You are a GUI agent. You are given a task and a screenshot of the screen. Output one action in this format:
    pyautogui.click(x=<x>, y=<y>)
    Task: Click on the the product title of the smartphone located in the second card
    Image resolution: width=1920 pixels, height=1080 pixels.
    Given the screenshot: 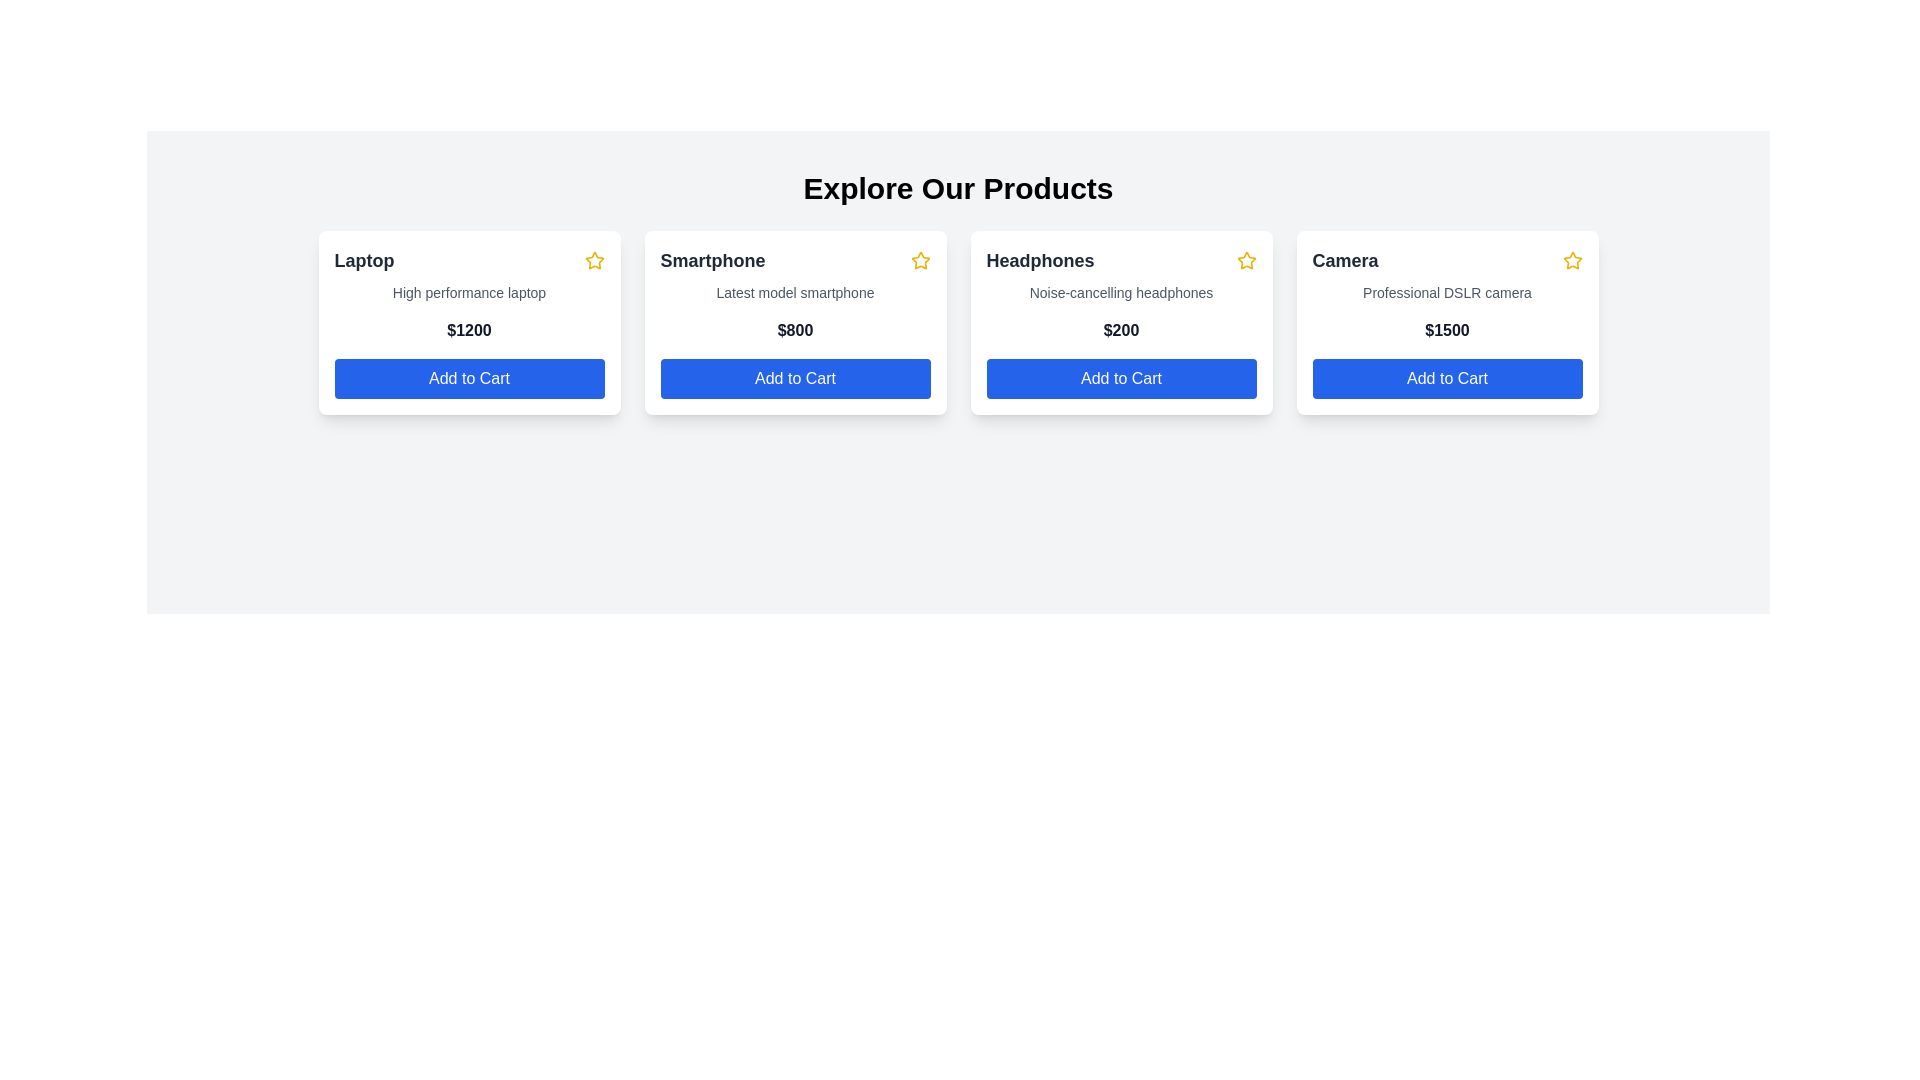 What is the action you would take?
    pyautogui.click(x=794, y=260)
    